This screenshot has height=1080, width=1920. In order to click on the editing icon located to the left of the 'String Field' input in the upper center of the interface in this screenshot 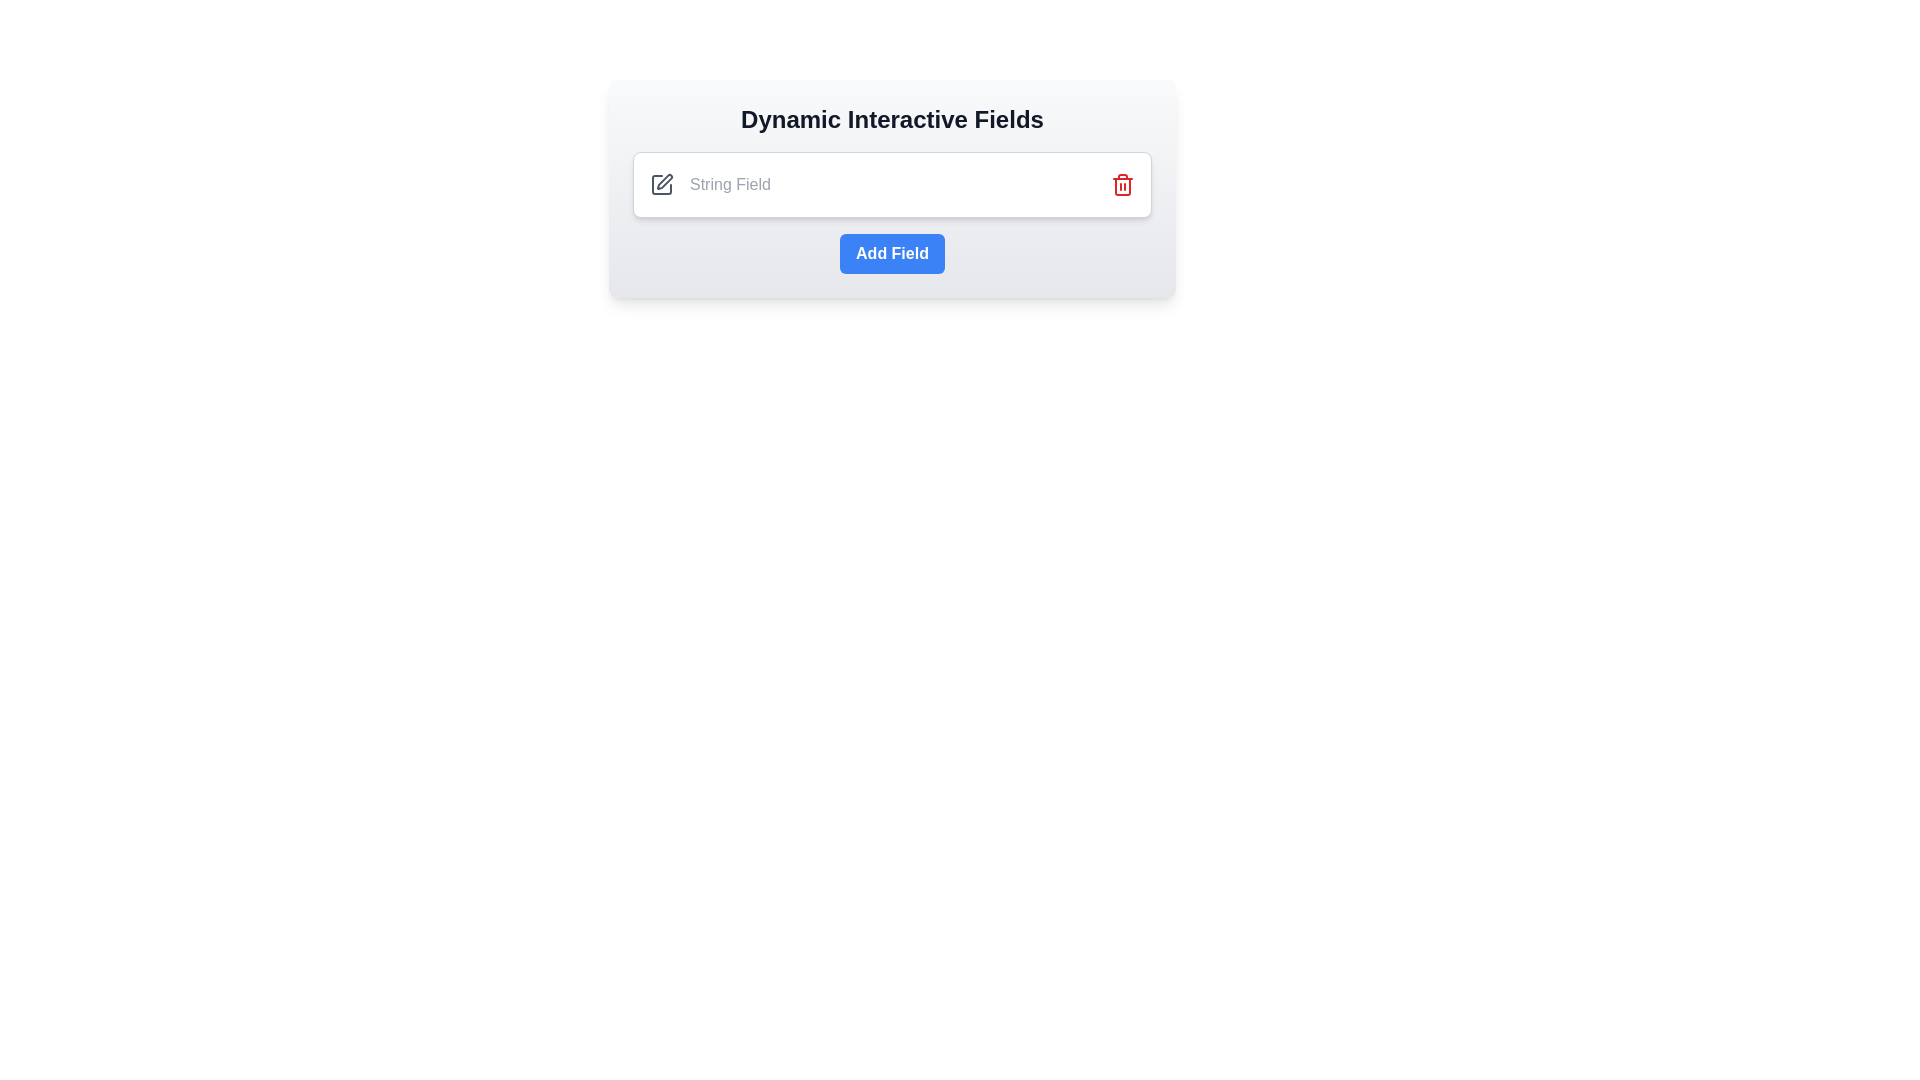, I will do `click(662, 185)`.